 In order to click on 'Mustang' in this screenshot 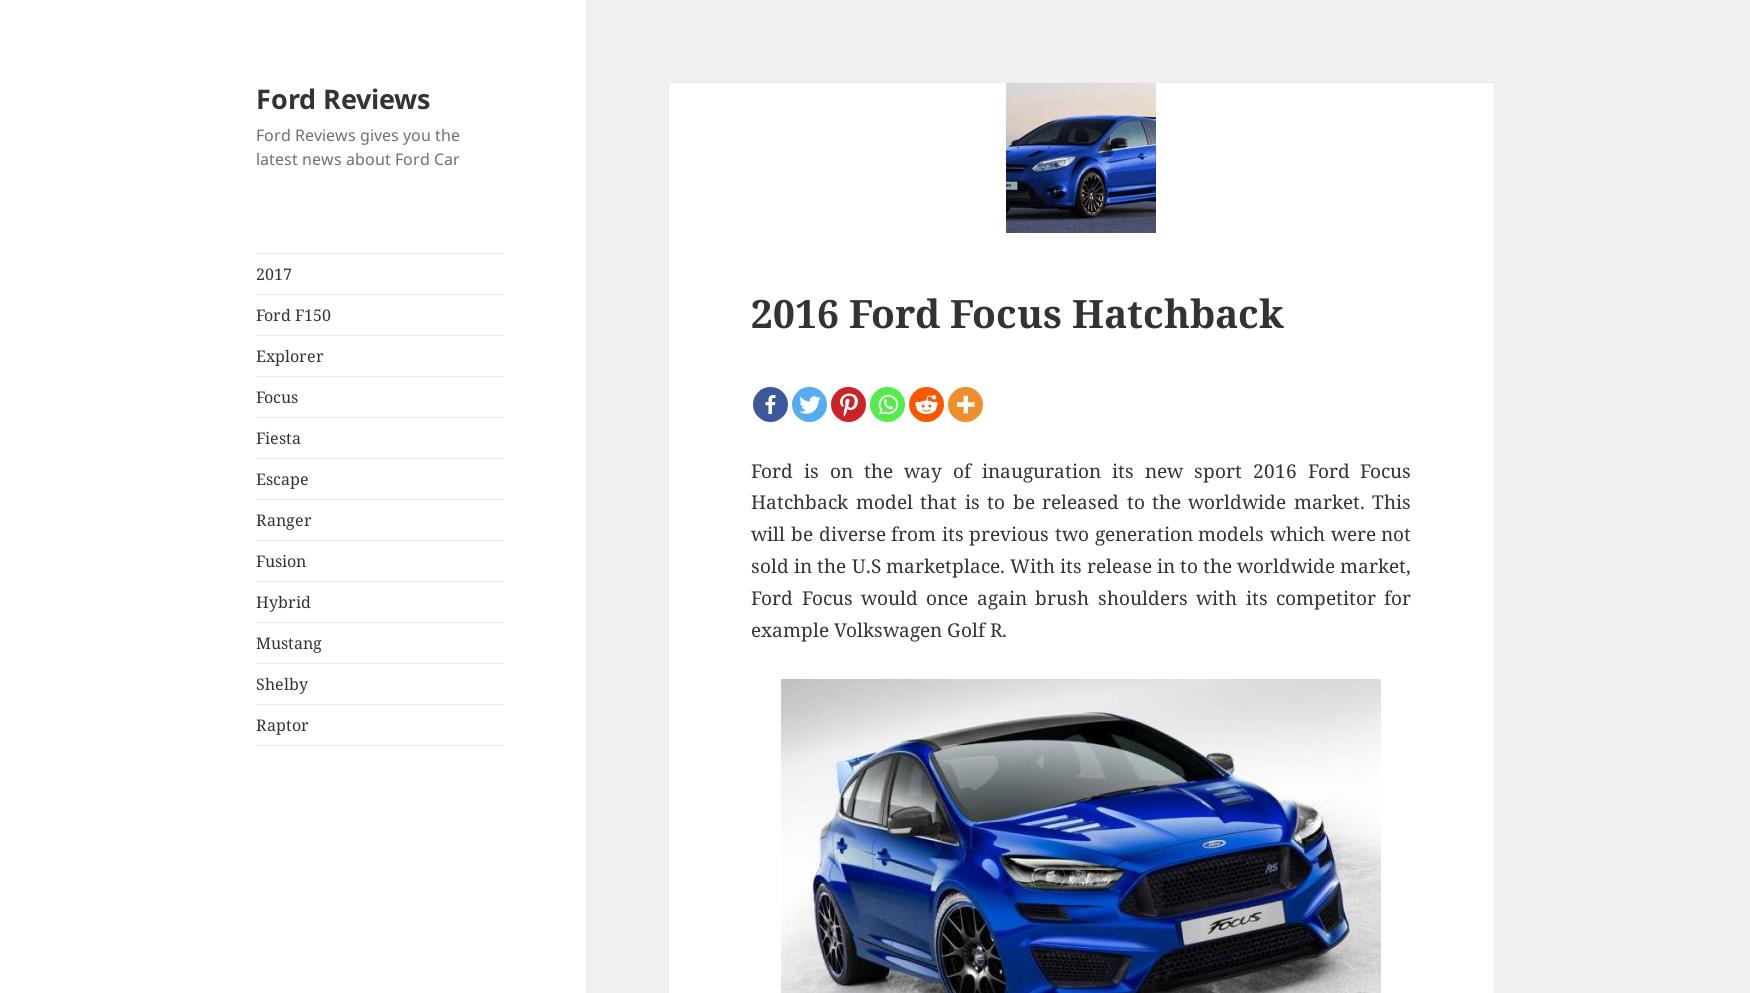, I will do `click(287, 641)`.